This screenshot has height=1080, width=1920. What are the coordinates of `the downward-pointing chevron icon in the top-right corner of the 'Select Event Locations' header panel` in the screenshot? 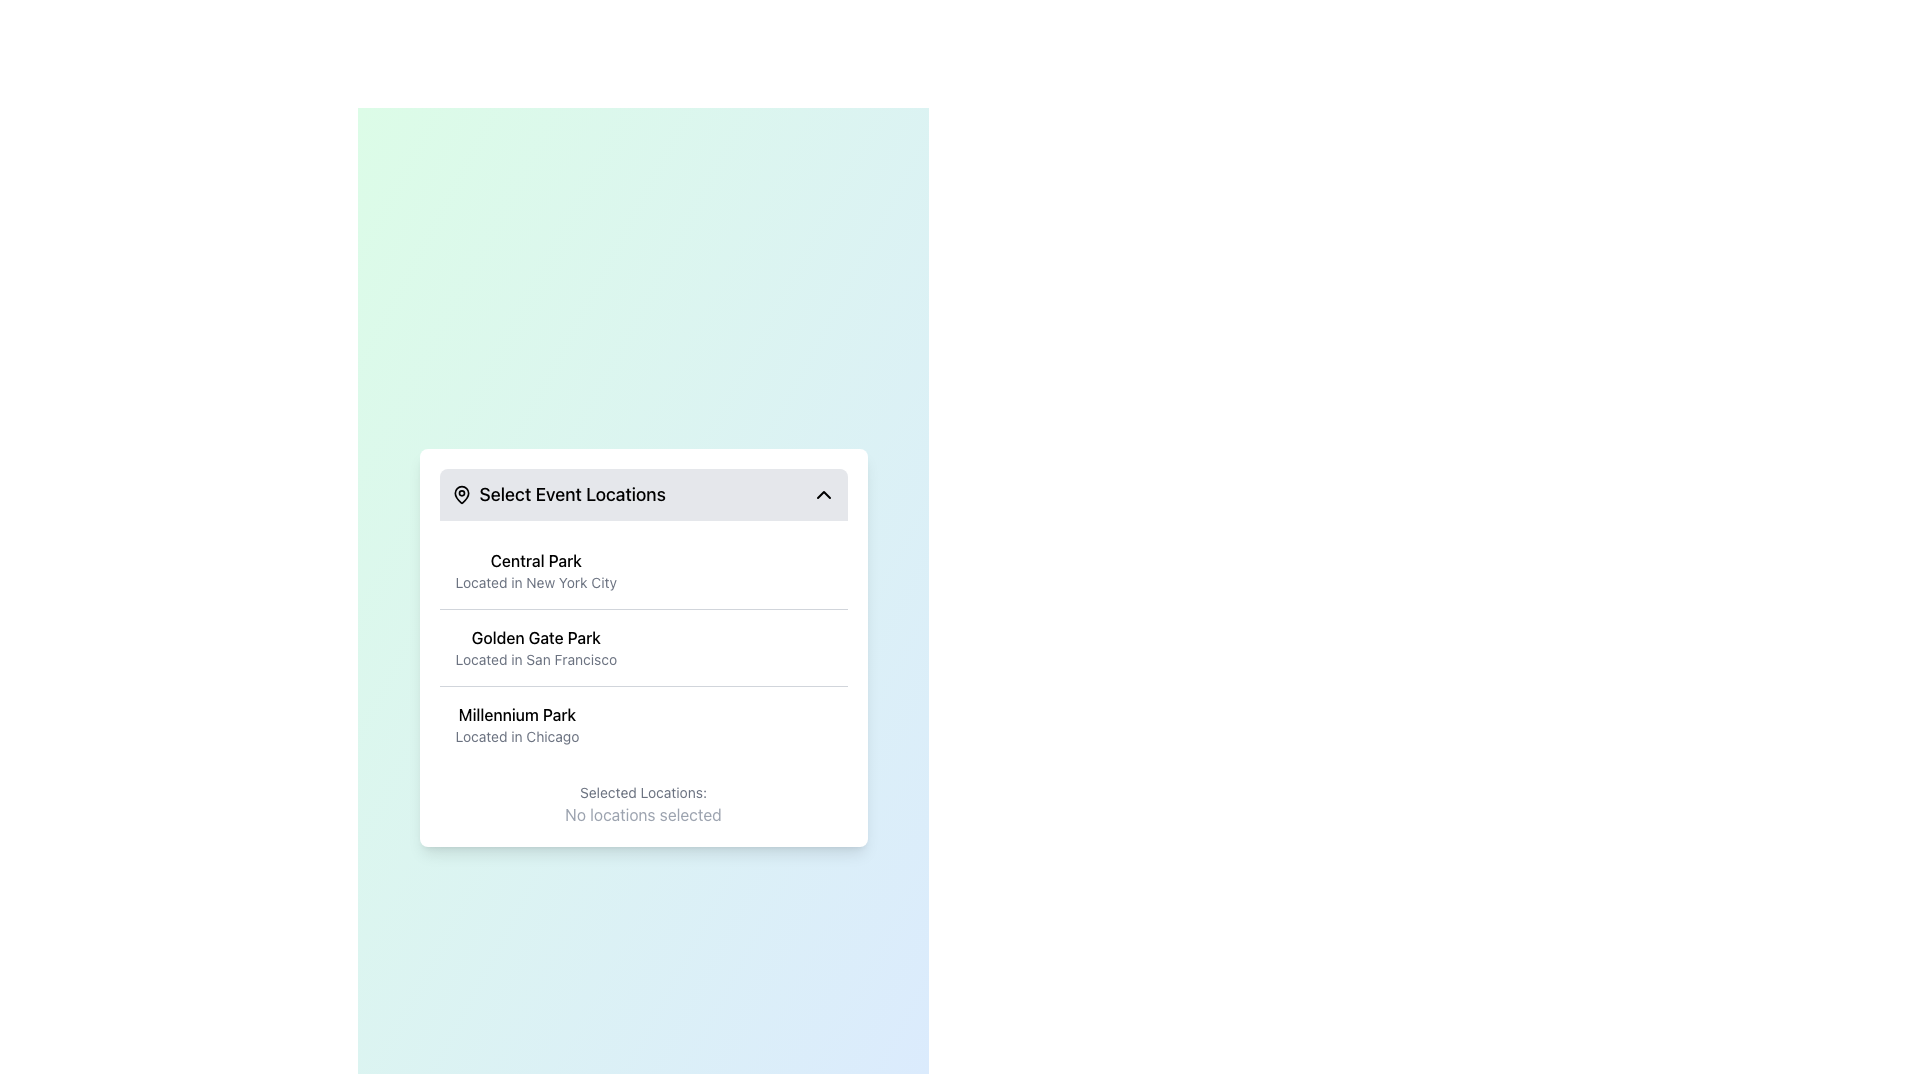 It's located at (823, 494).